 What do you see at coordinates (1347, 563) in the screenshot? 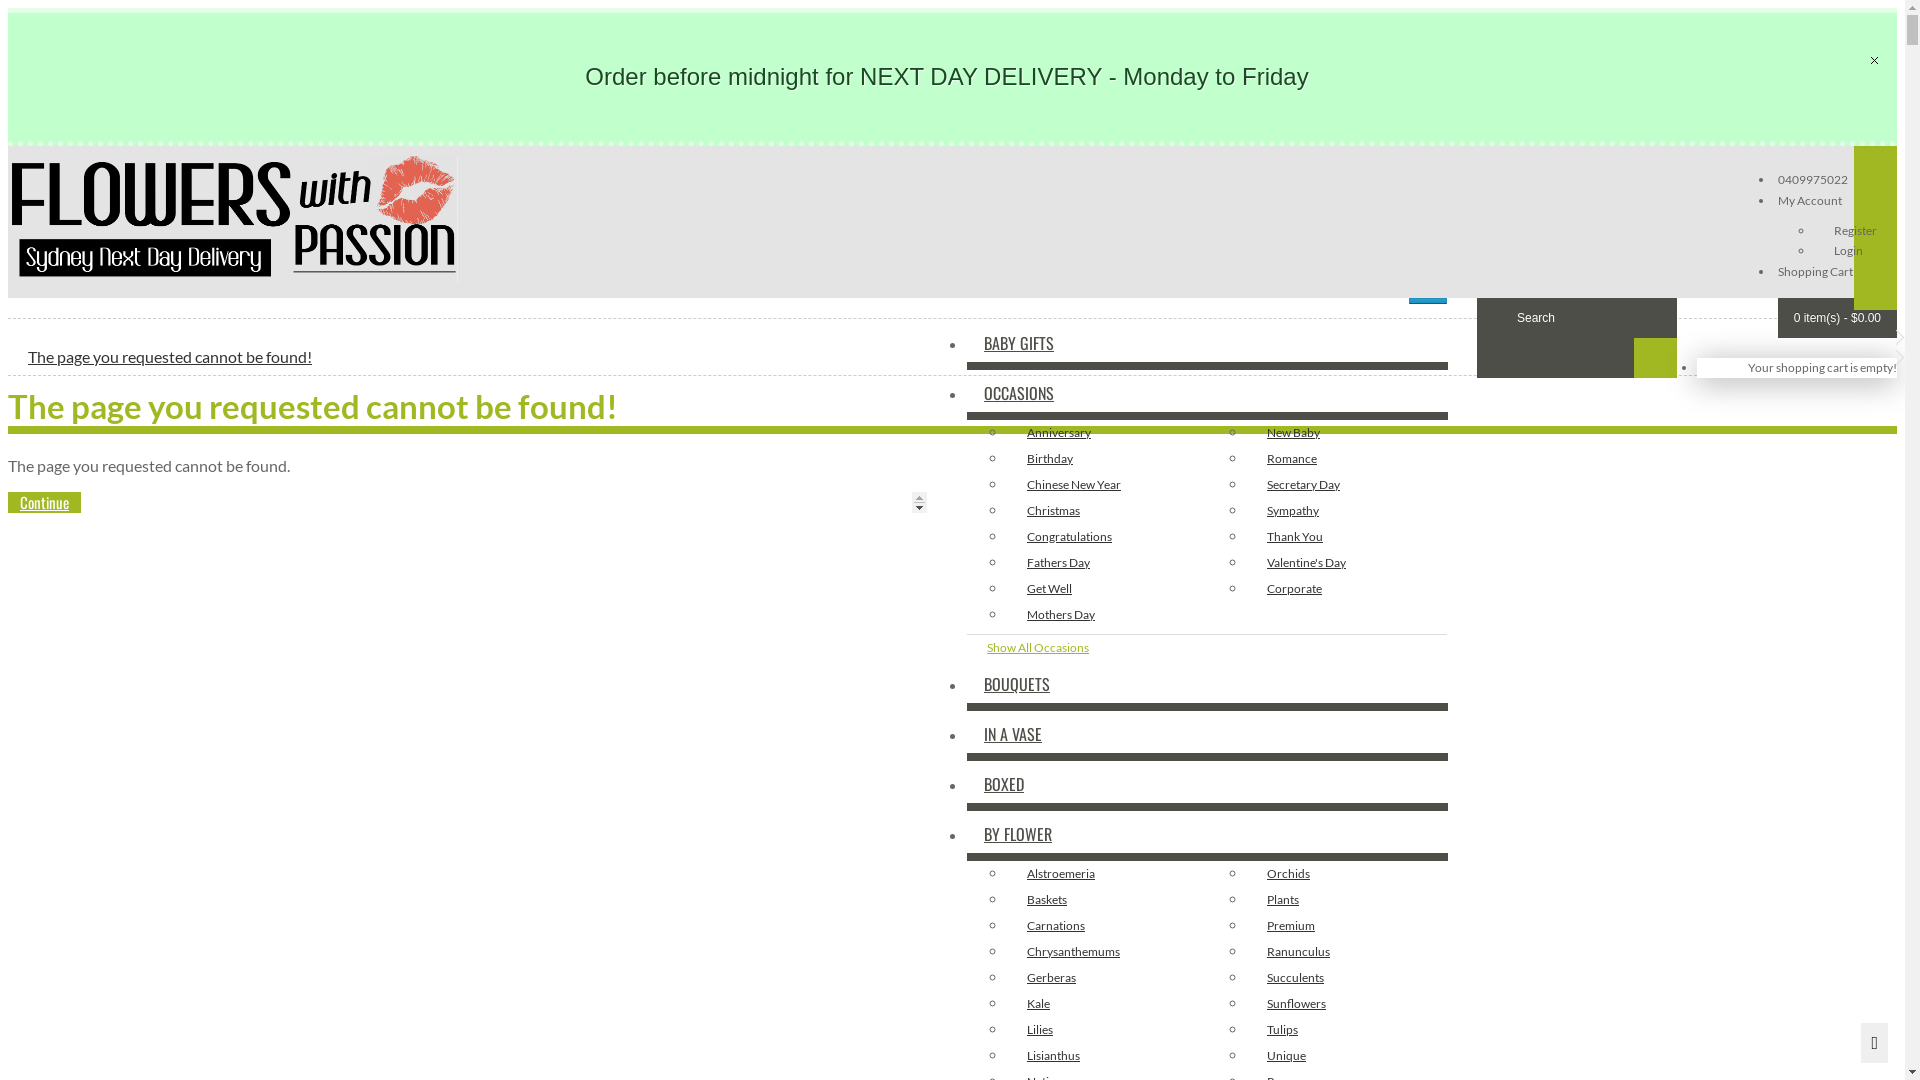
I see `'Valentine's Day'` at bounding box center [1347, 563].